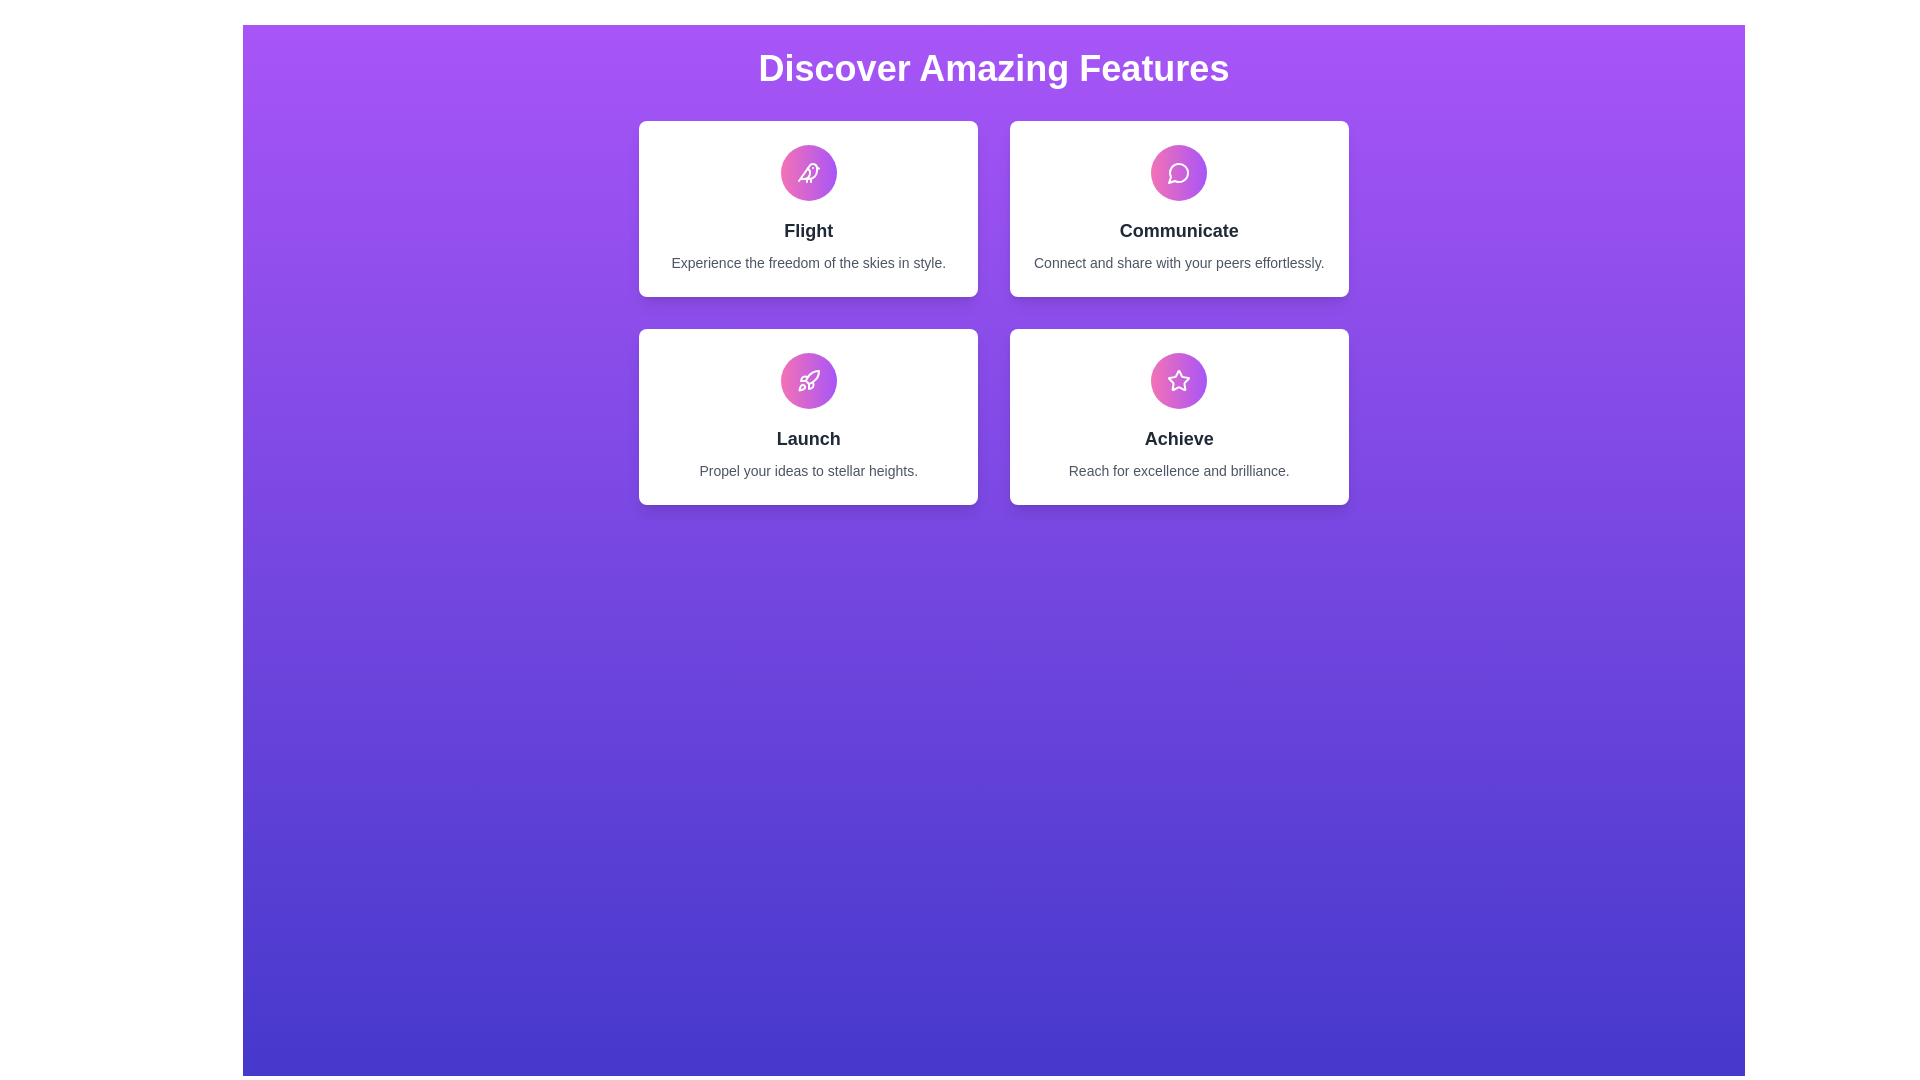  I want to click on the star-shaped icon with a gradient of pink and purple hues located within the 'Achieve' feature card, positioned centrally above the title text 'Achieve', so click(1179, 380).